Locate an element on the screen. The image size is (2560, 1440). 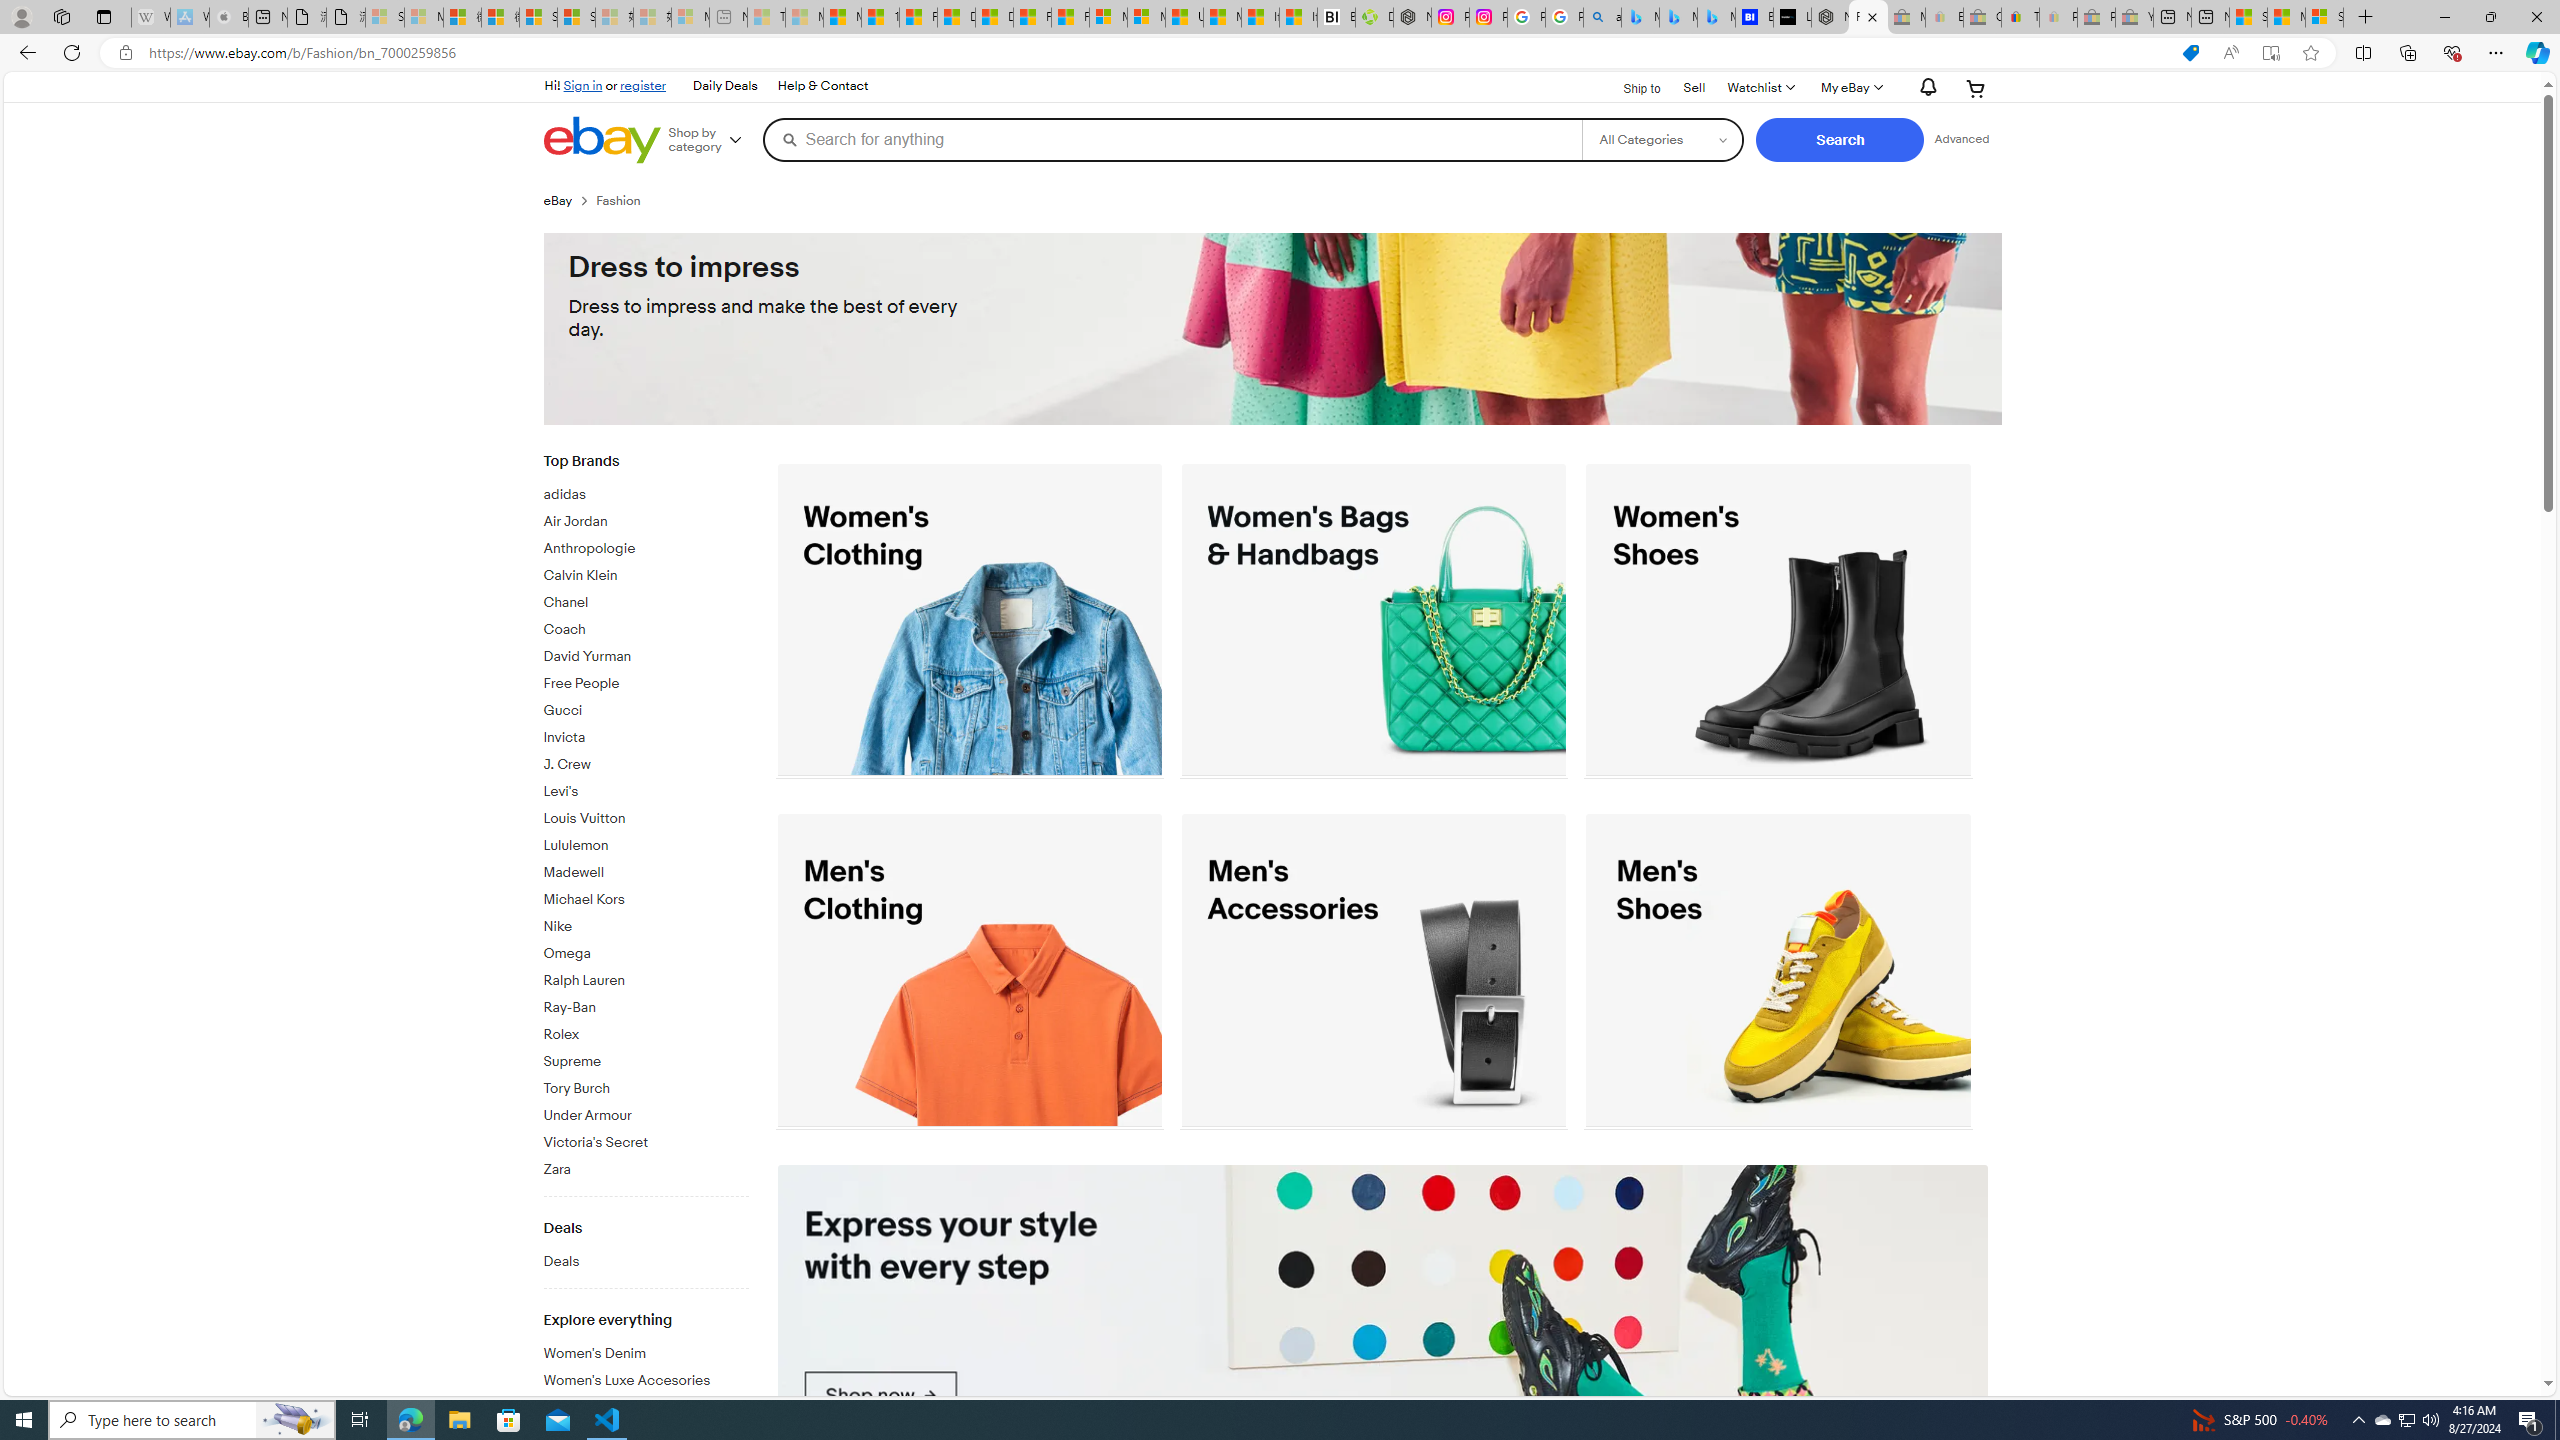
'Coach' is located at coordinates (645, 629).